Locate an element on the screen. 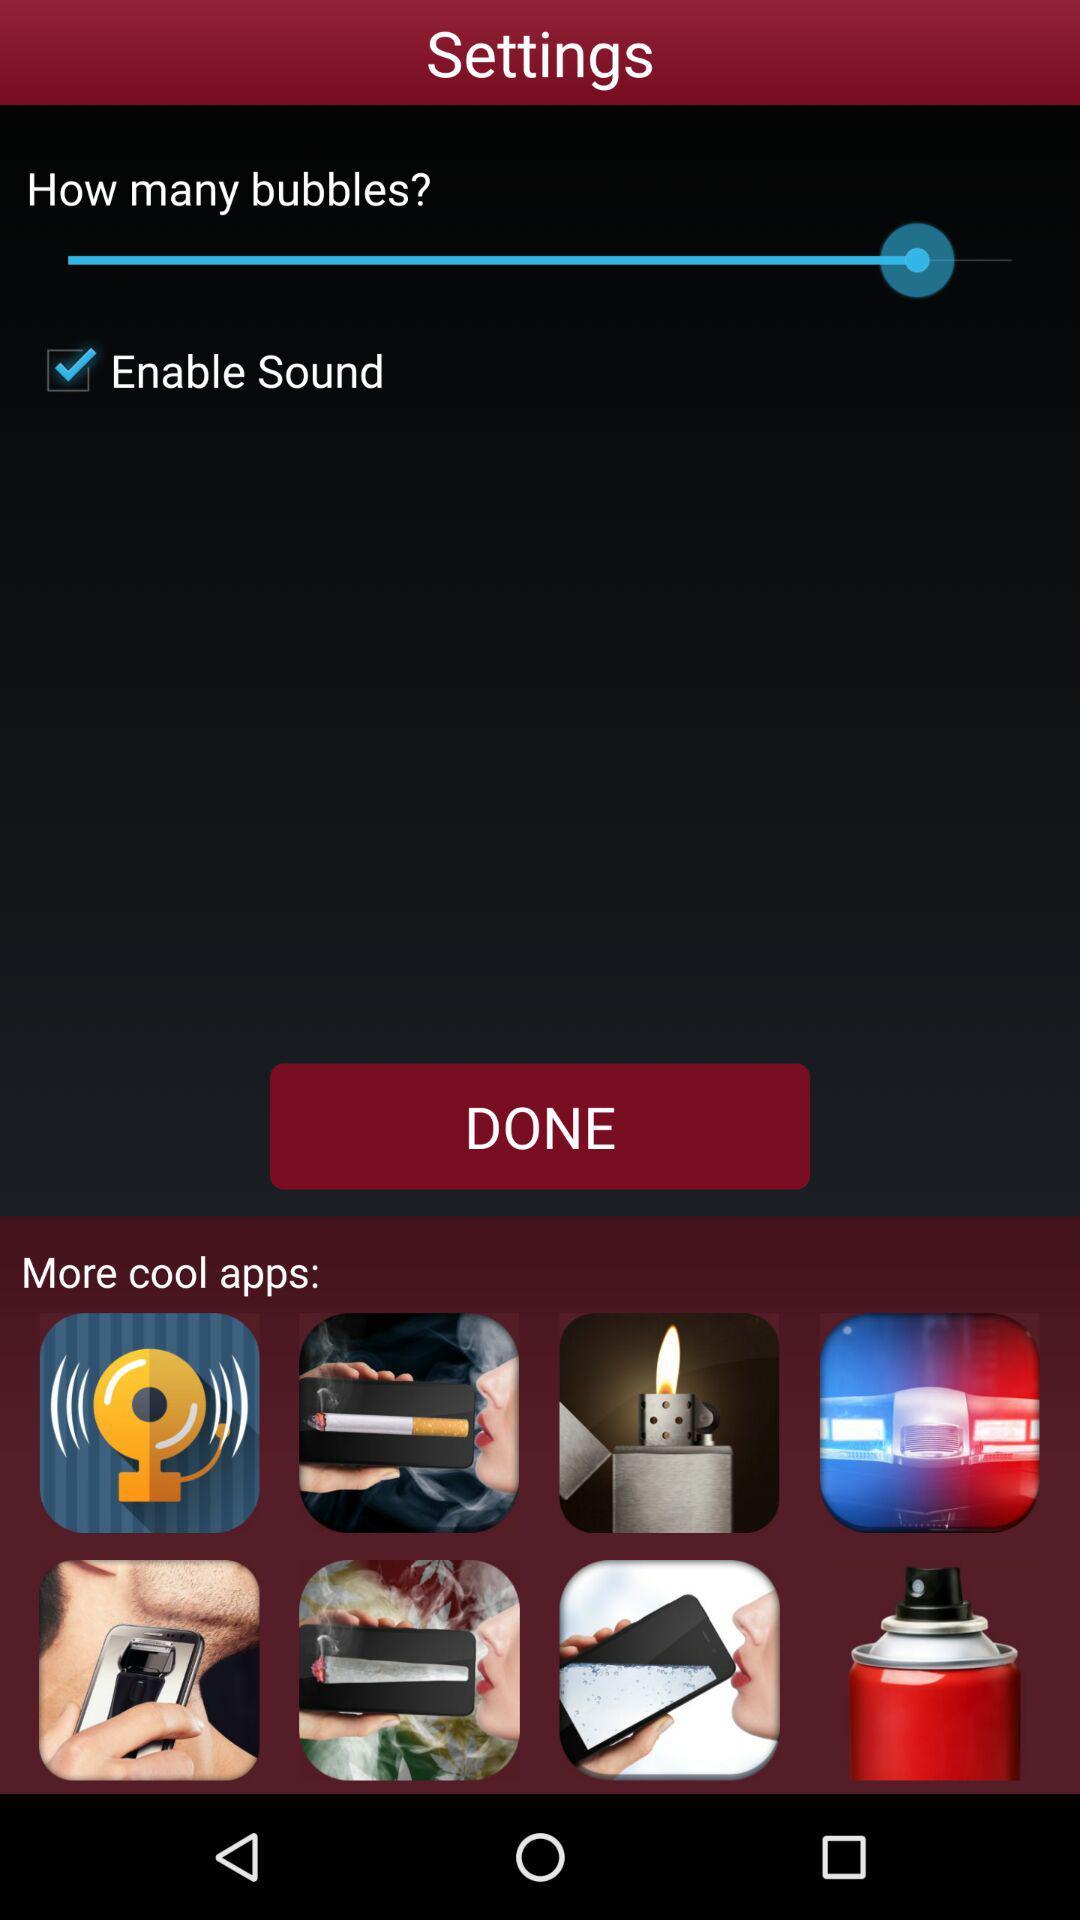  app above more cool apps: app is located at coordinates (540, 1126).